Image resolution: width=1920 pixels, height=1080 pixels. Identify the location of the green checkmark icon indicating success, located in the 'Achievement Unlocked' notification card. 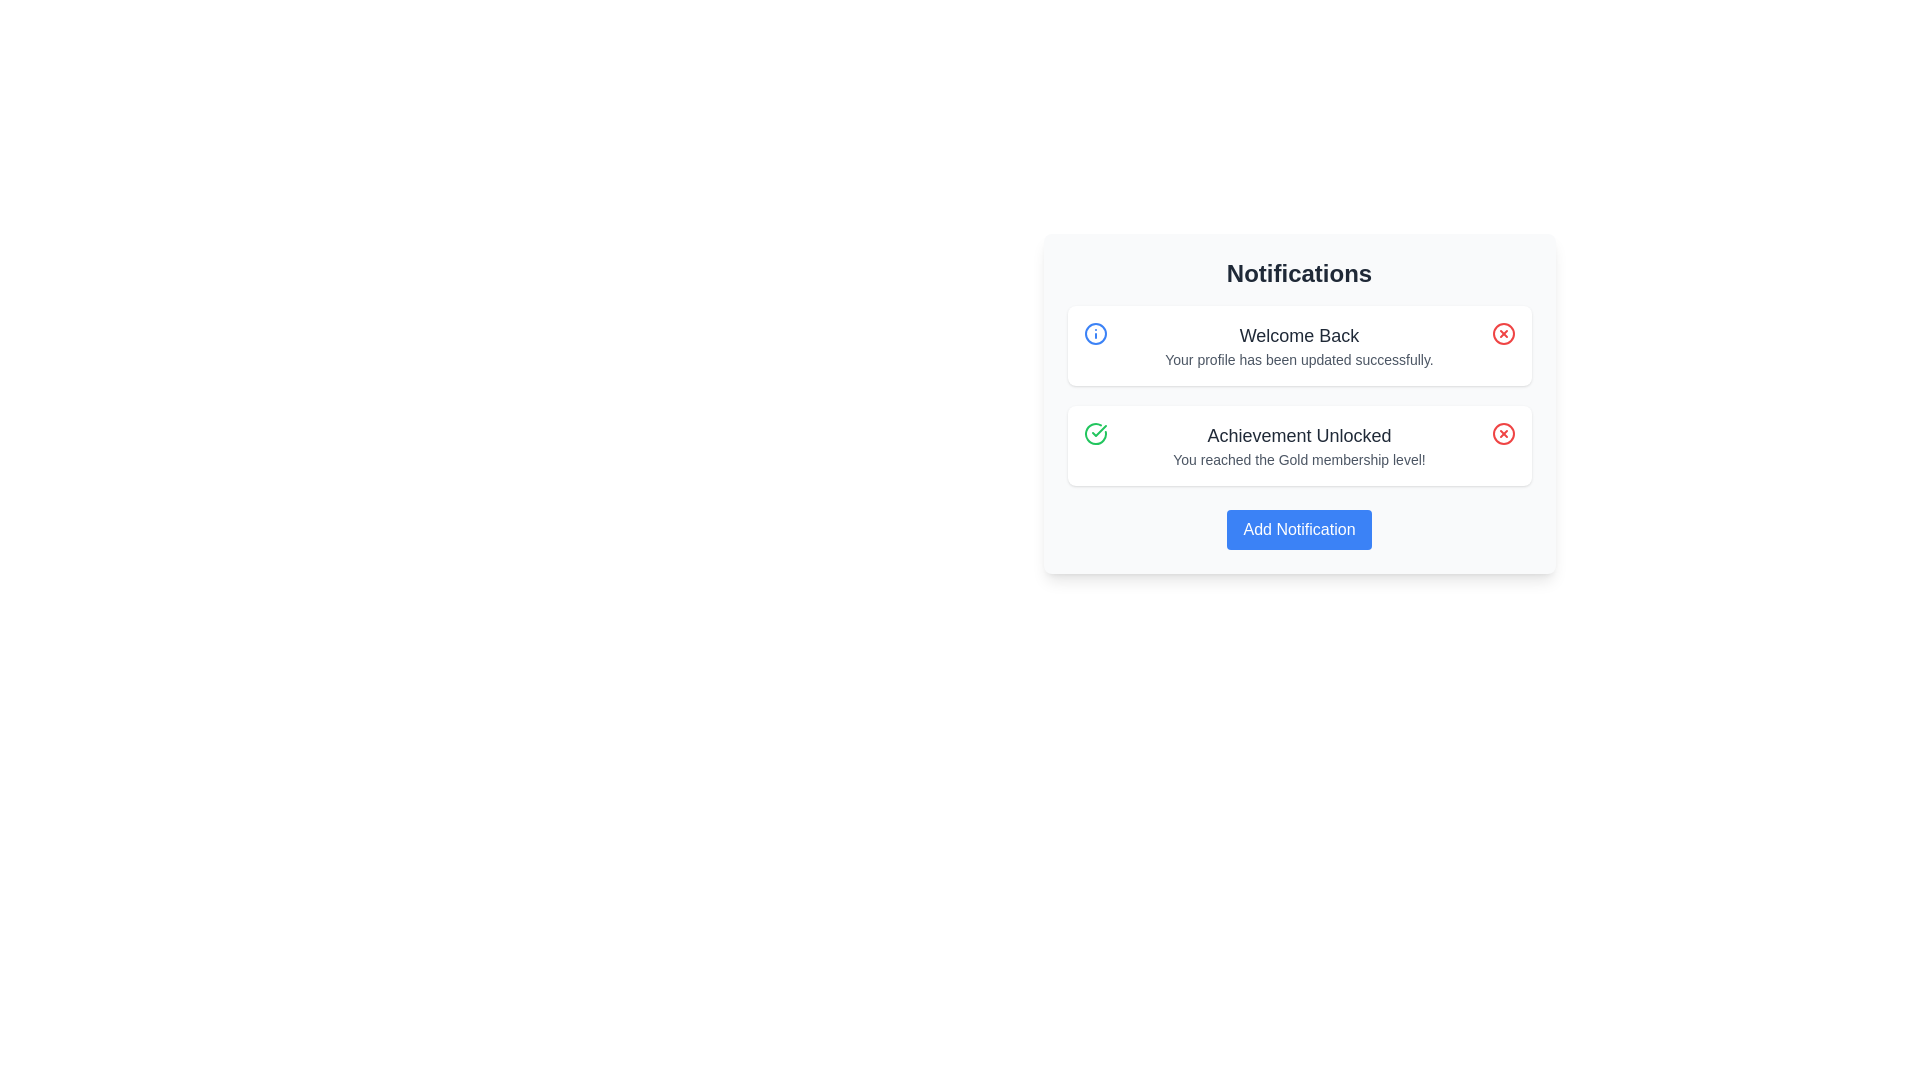
(1094, 433).